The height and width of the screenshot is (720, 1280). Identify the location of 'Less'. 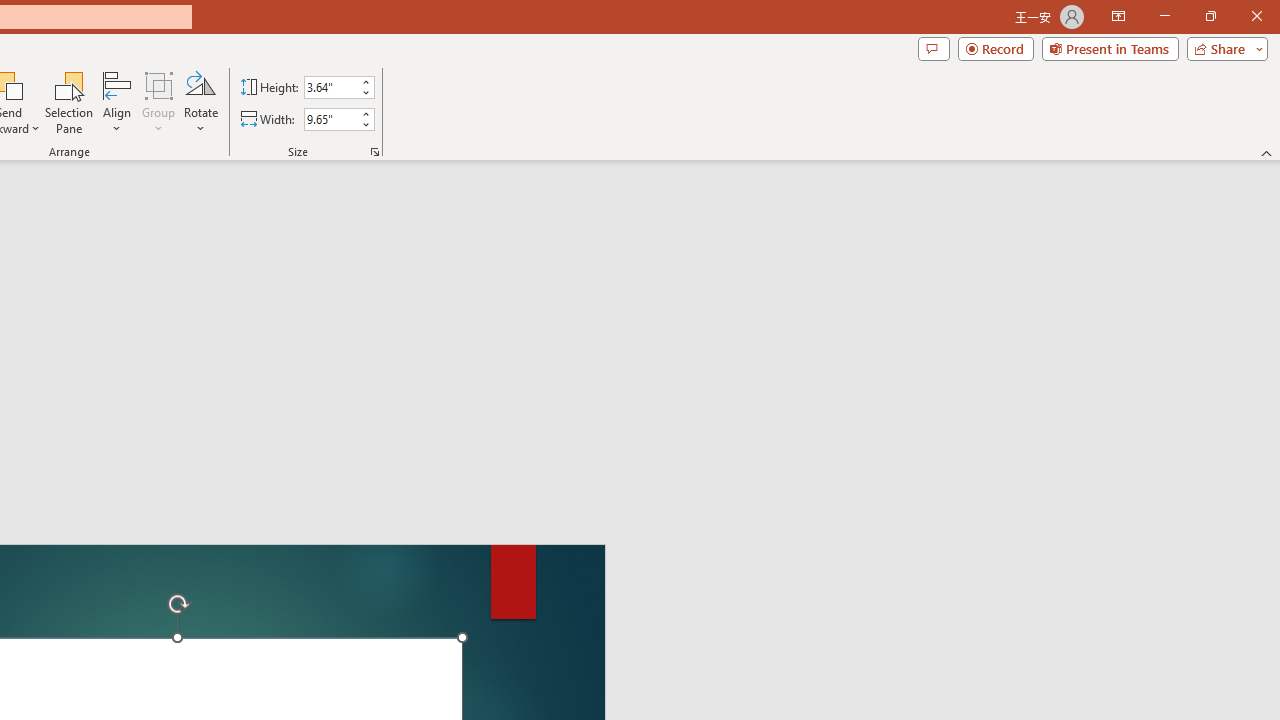
(365, 124).